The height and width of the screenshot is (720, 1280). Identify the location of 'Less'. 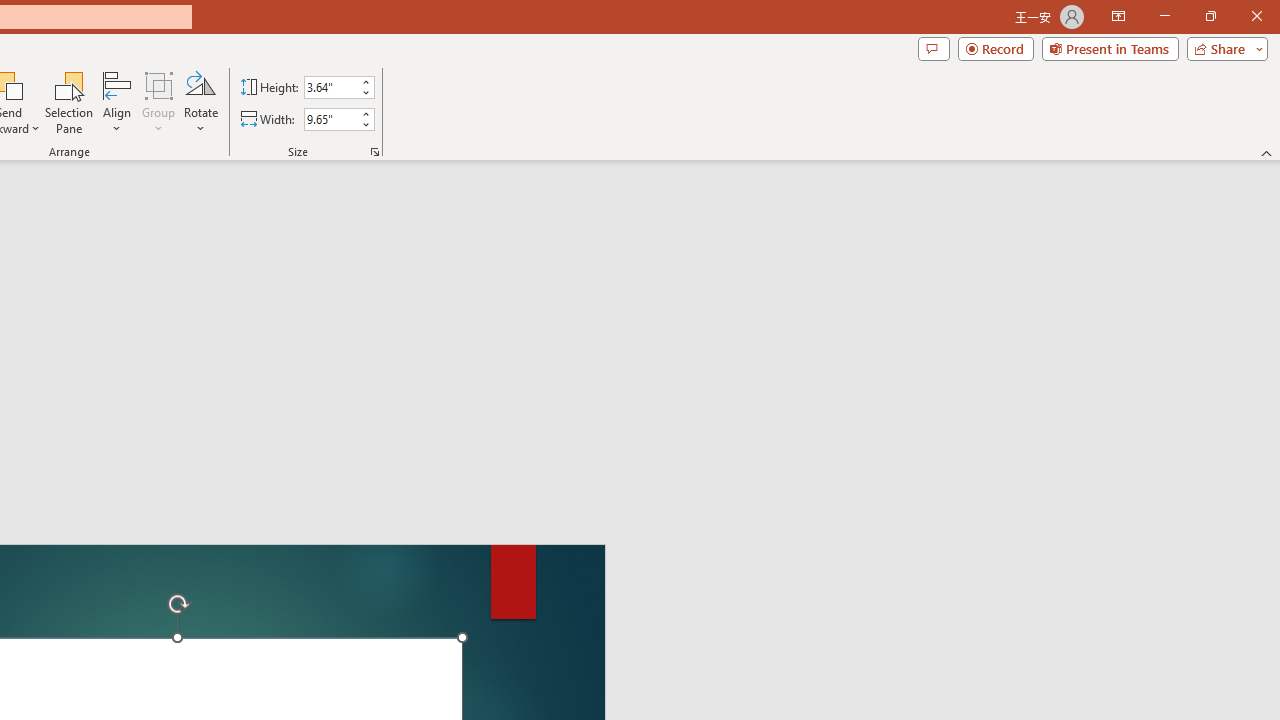
(365, 124).